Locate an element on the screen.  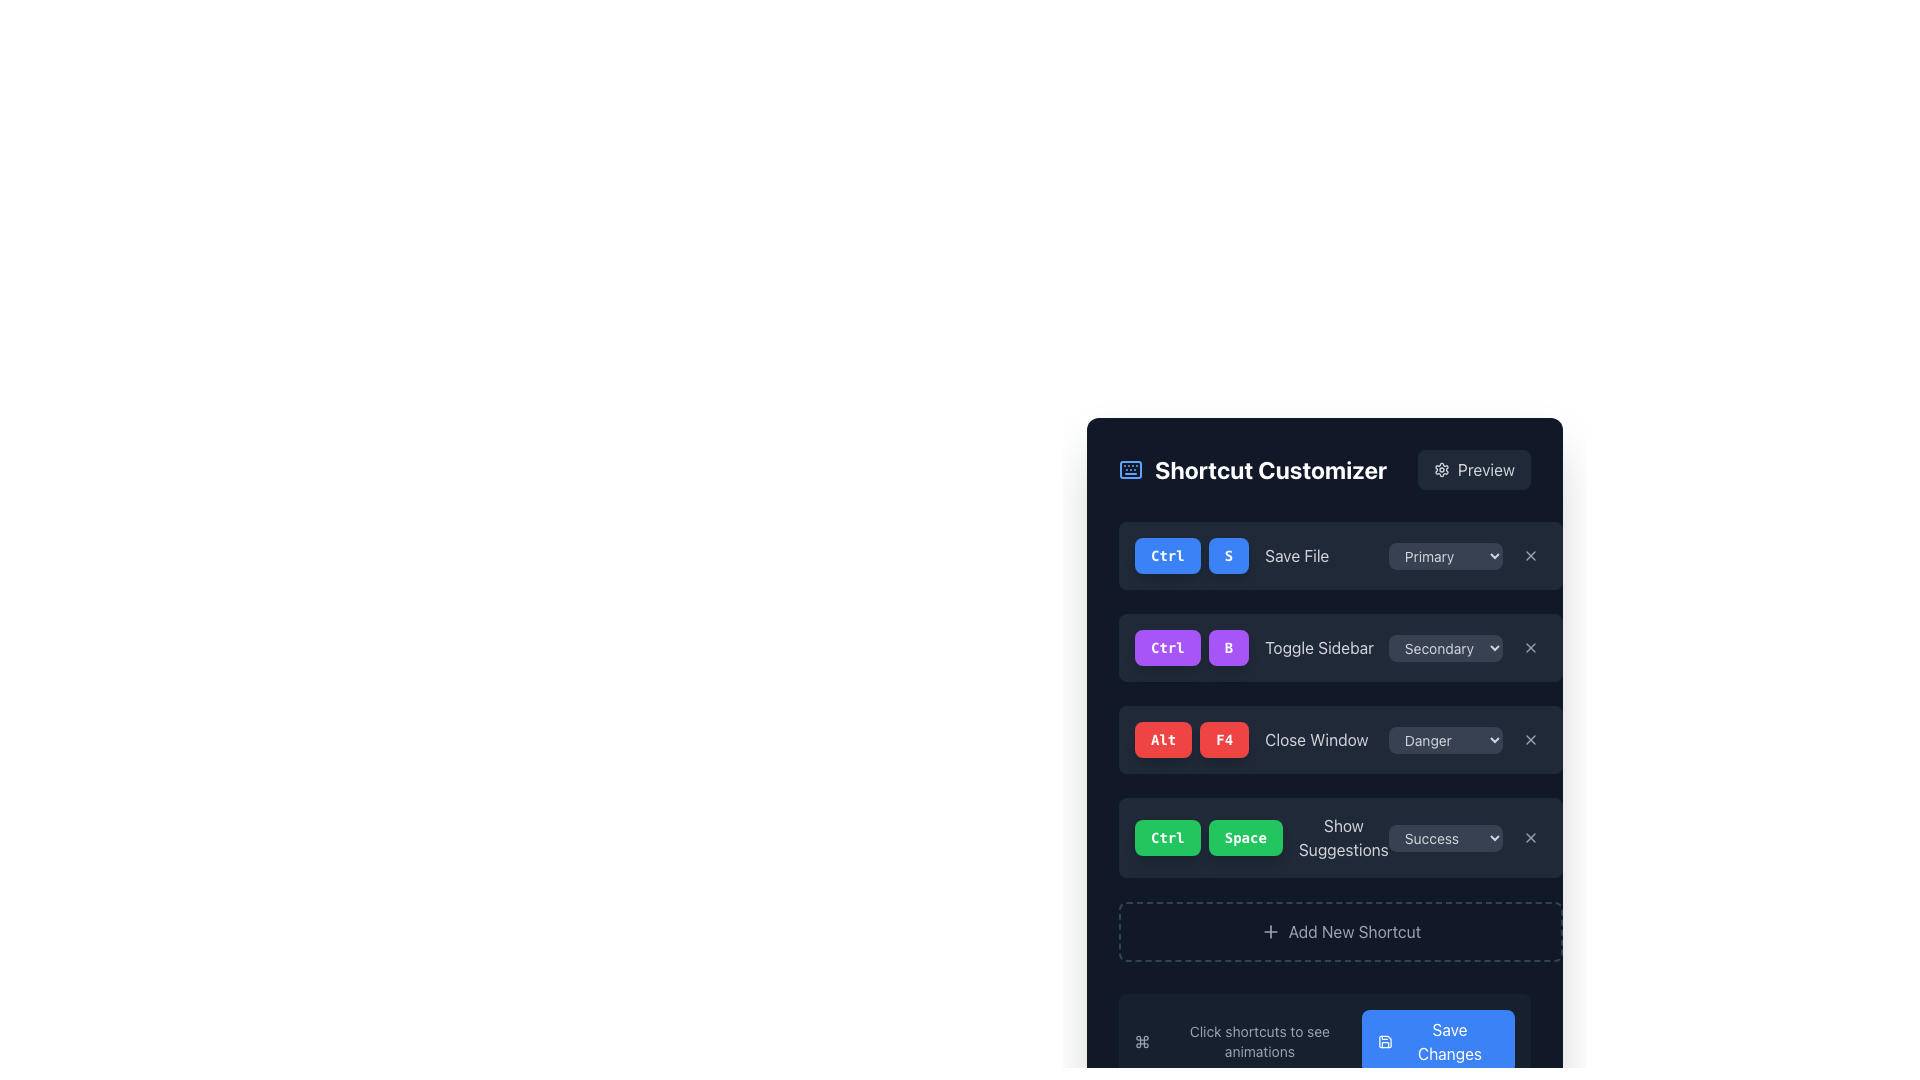
the close or delete button located at the far-right end of the action row, which is aligned with the 'Danger' dropdown menu and the 'Alt + F4' label is located at coordinates (1529, 740).